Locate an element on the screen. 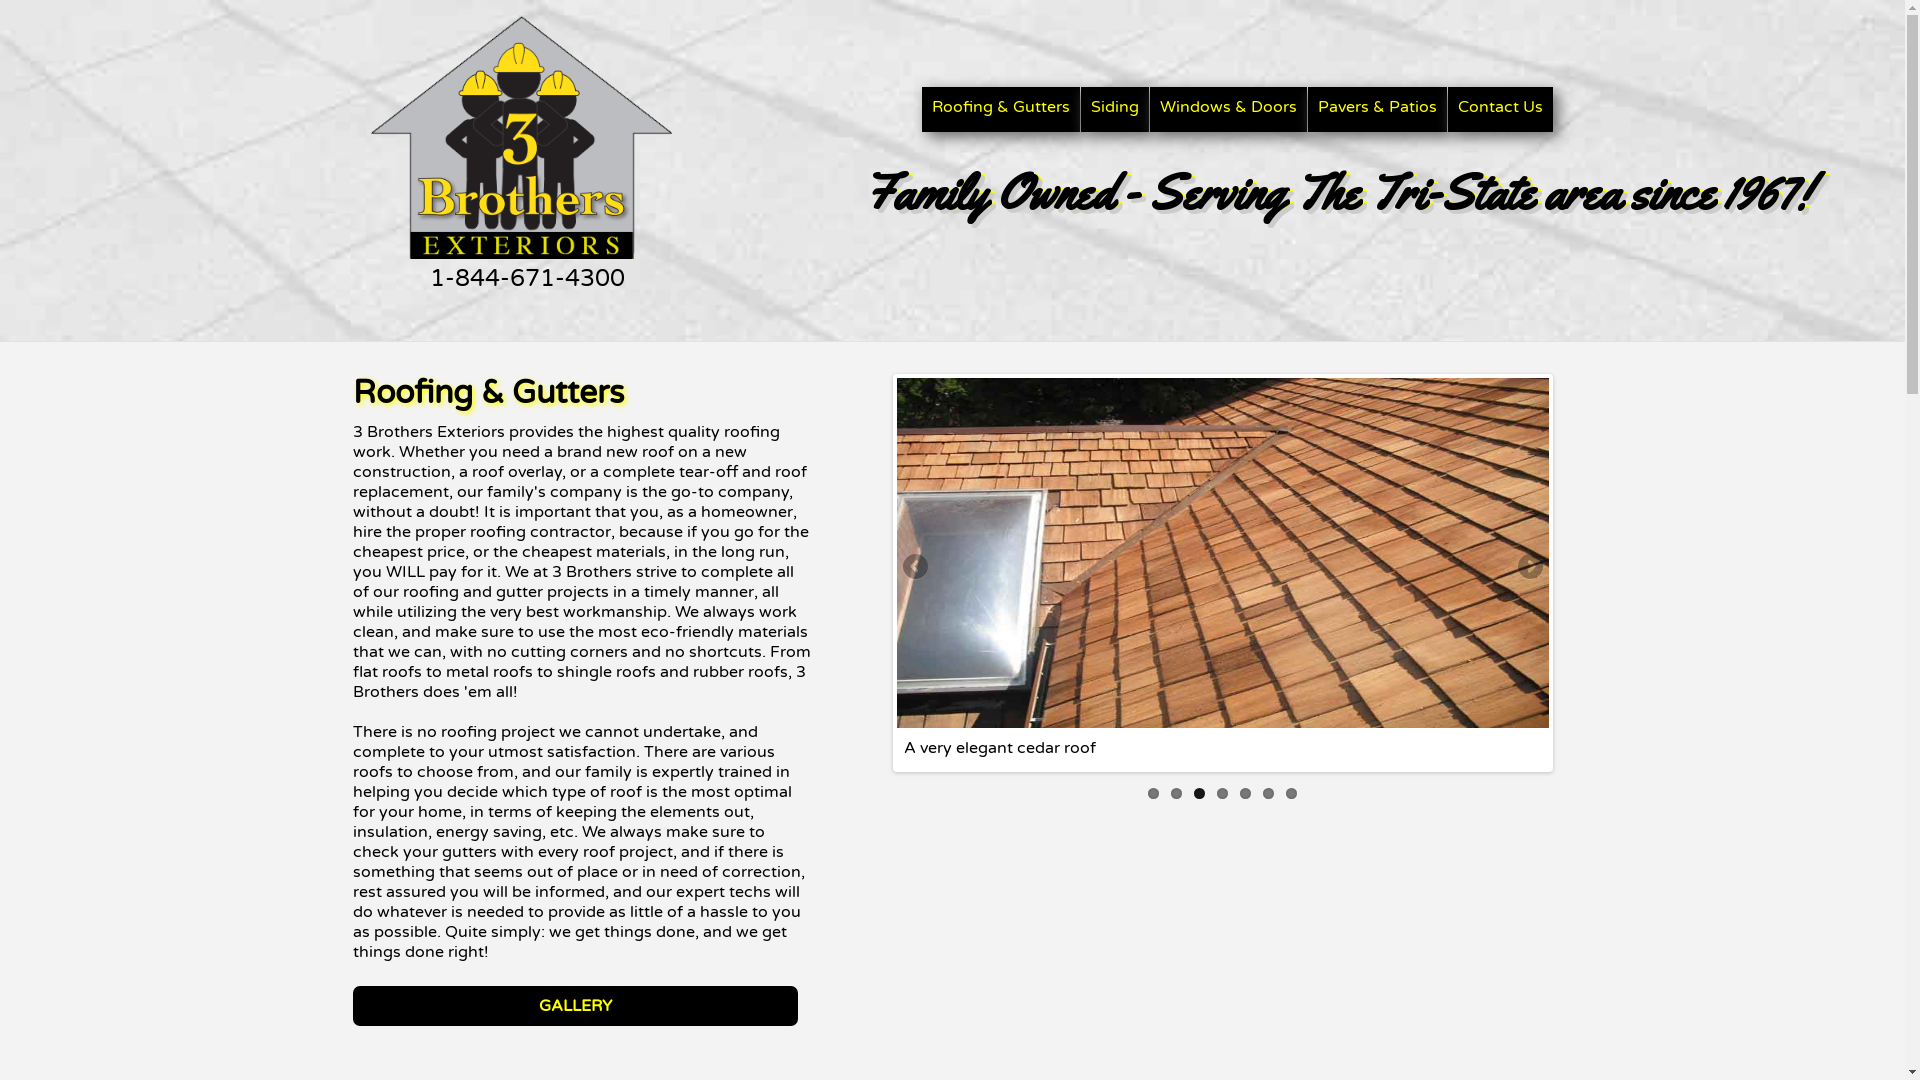 This screenshot has height=1080, width=1920. 'Siding' is located at coordinates (1112, 109).